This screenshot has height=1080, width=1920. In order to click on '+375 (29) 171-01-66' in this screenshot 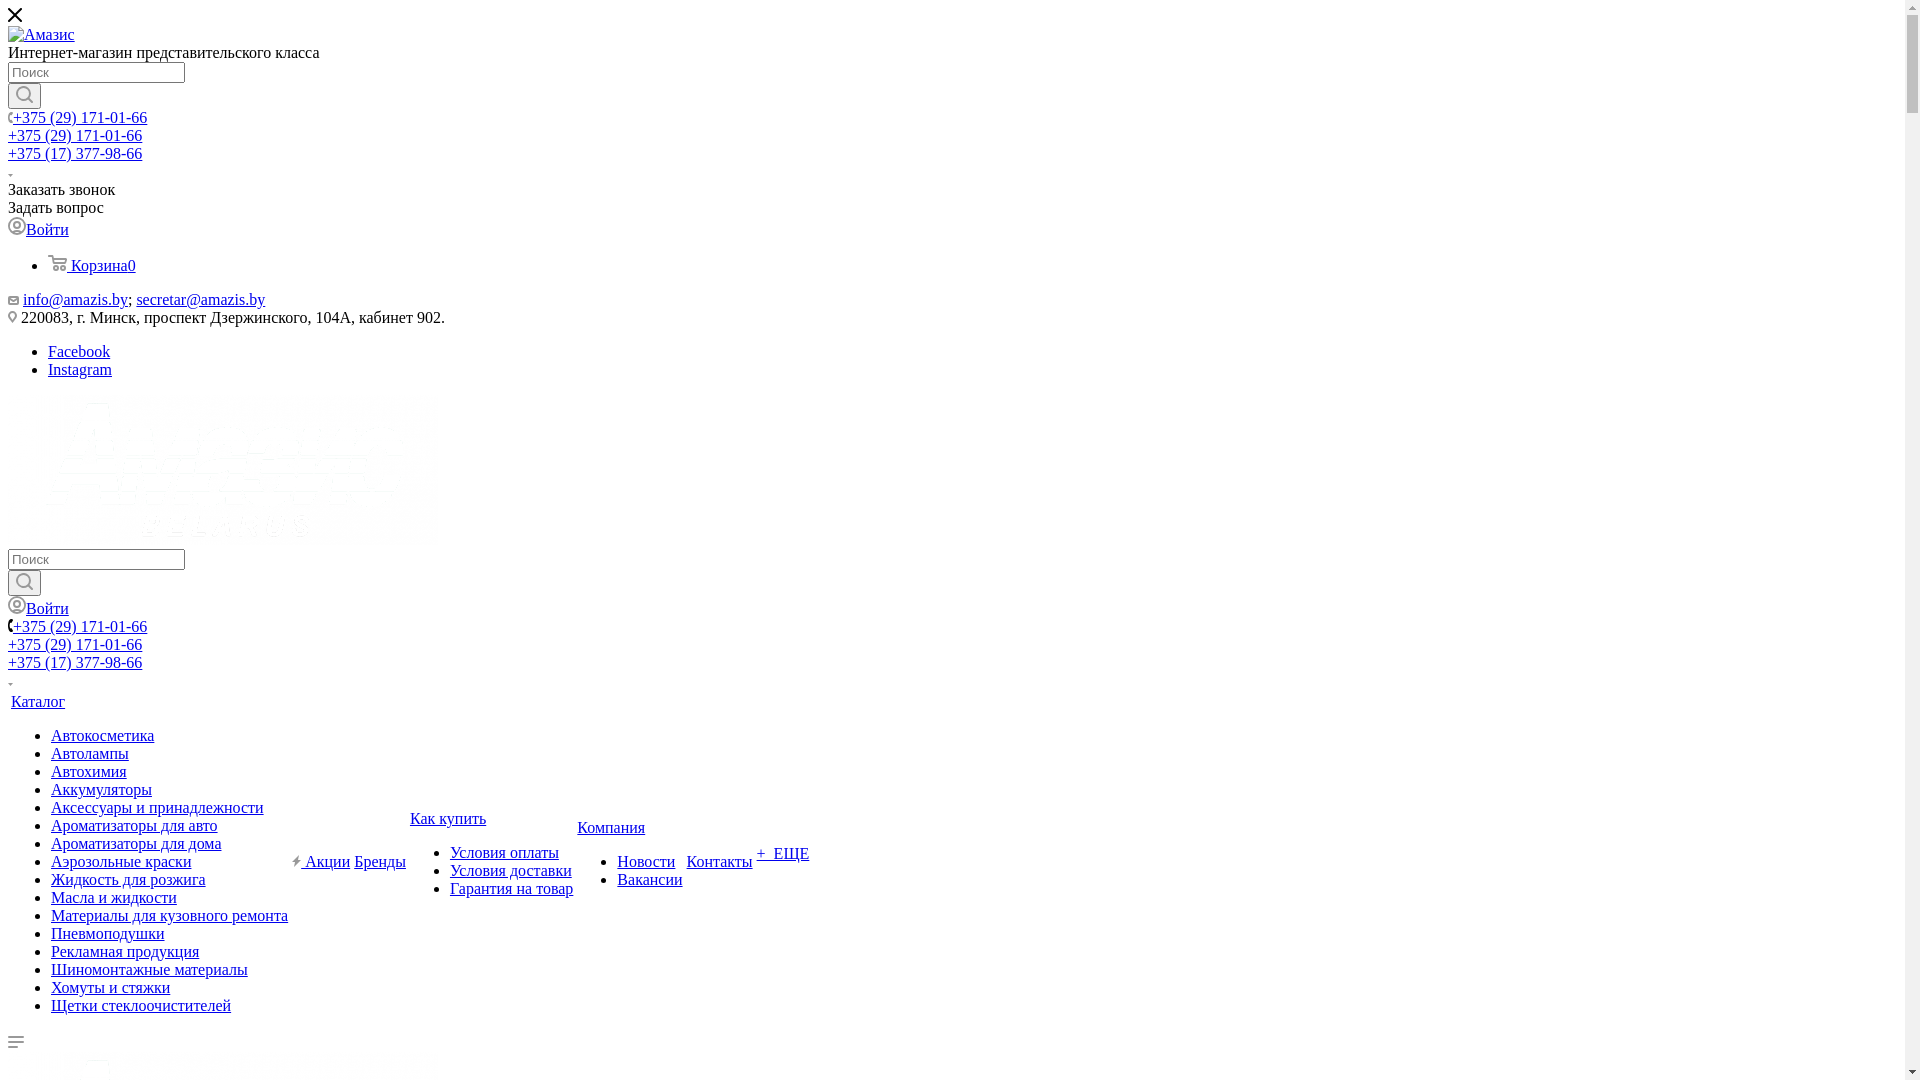, I will do `click(80, 625)`.